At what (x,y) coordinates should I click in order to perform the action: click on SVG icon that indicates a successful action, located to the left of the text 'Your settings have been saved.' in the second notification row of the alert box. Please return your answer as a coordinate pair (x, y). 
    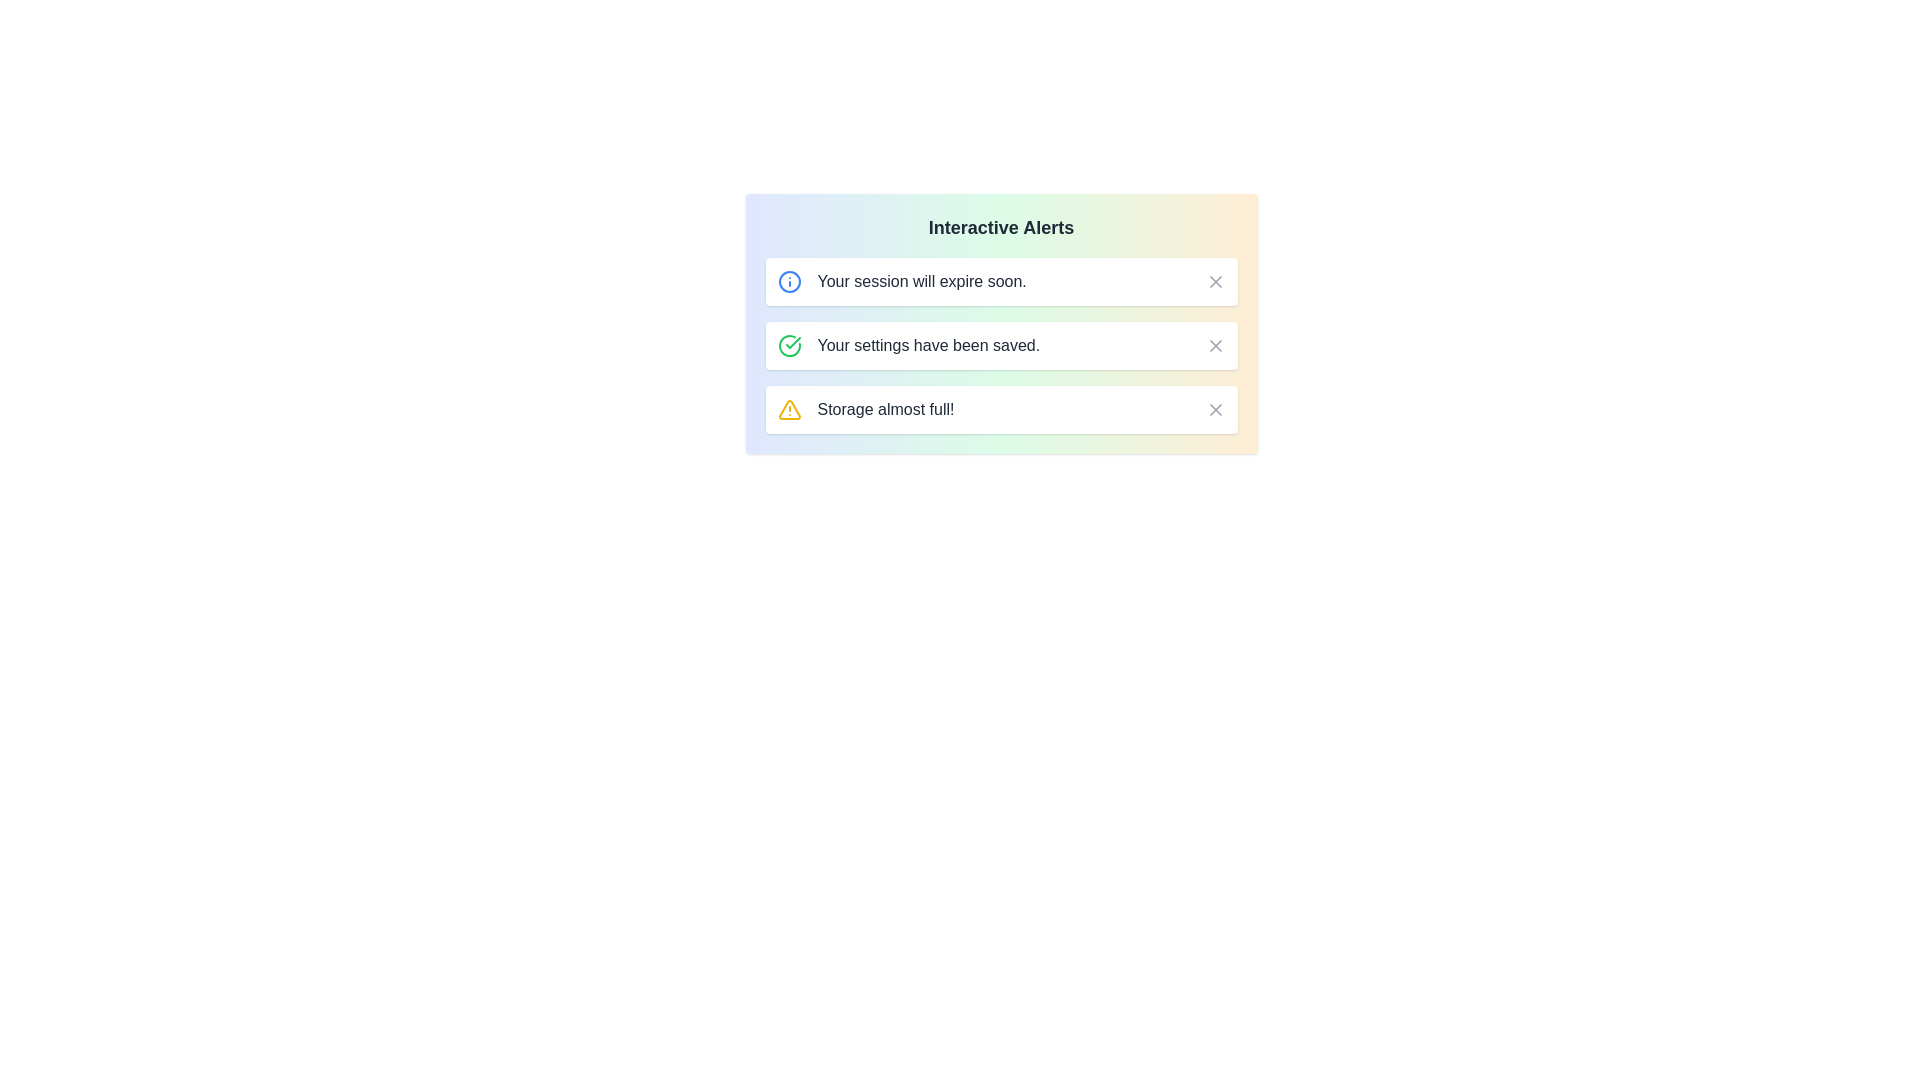
    Looking at the image, I should click on (791, 342).